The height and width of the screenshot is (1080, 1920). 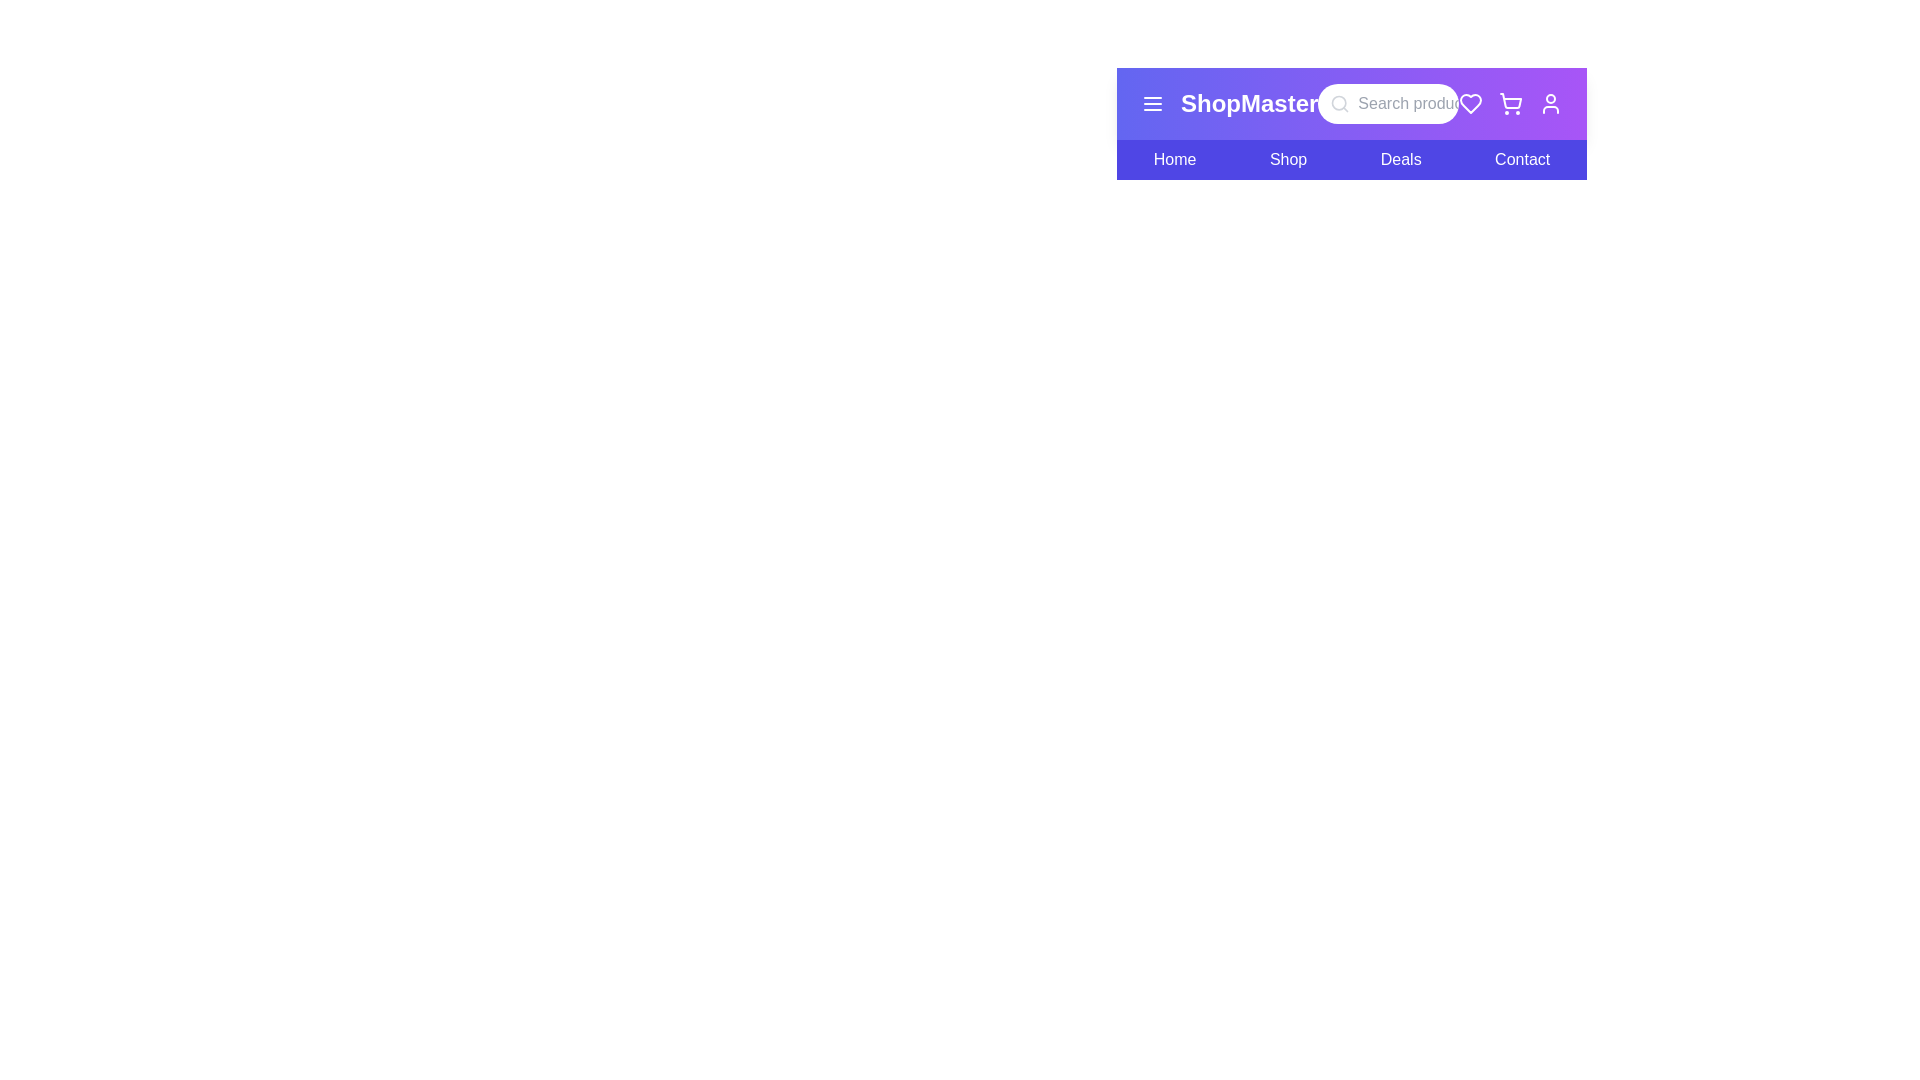 I want to click on the Contact menu item in the navigation bar, so click(x=1521, y=158).